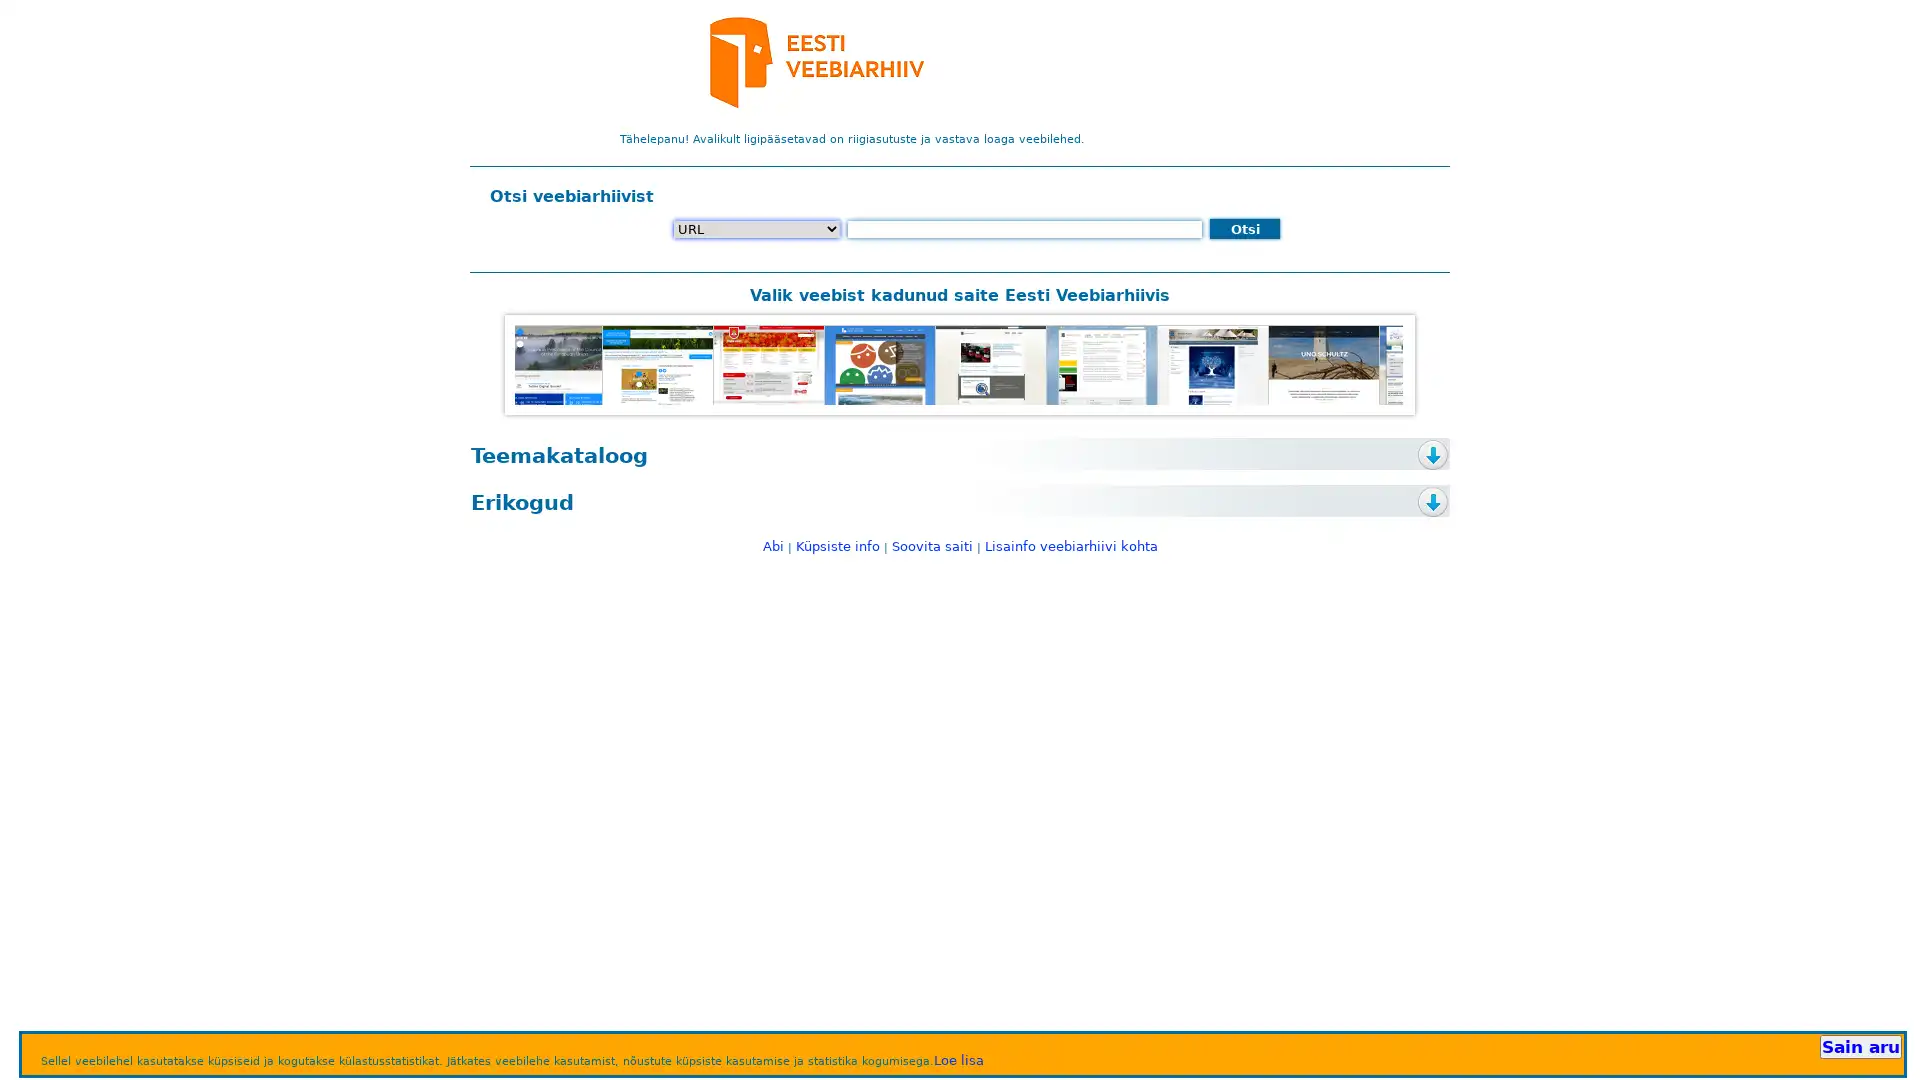 The width and height of the screenshot is (1920, 1080). Describe the element at coordinates (1243, 227) in the screenshot. I see `Otsi` at that location.